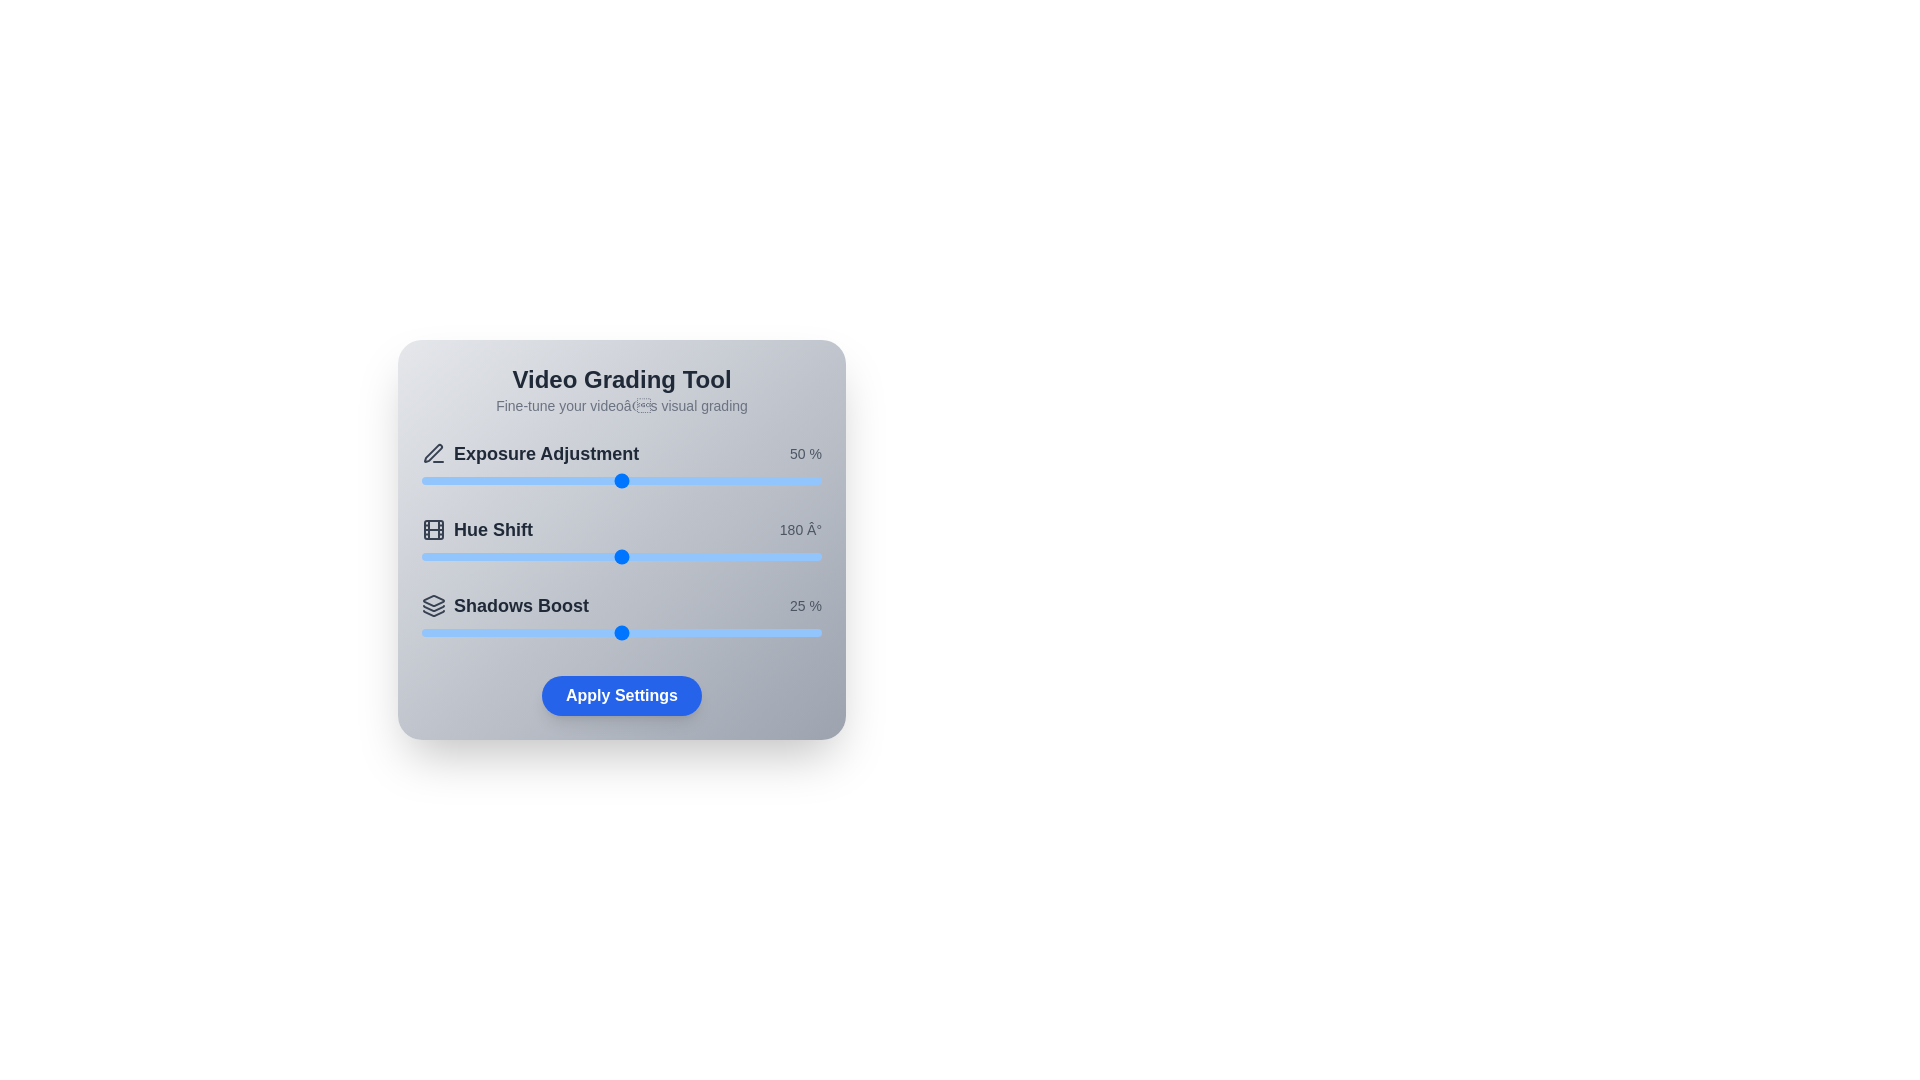  What do you see at coordinates (800, 528) in the screenshot?
I see `value displayed in the text label showing '180 Â°', which is located in the right segment below the 'Hue Shift' label` at bounding box center [800, 528].